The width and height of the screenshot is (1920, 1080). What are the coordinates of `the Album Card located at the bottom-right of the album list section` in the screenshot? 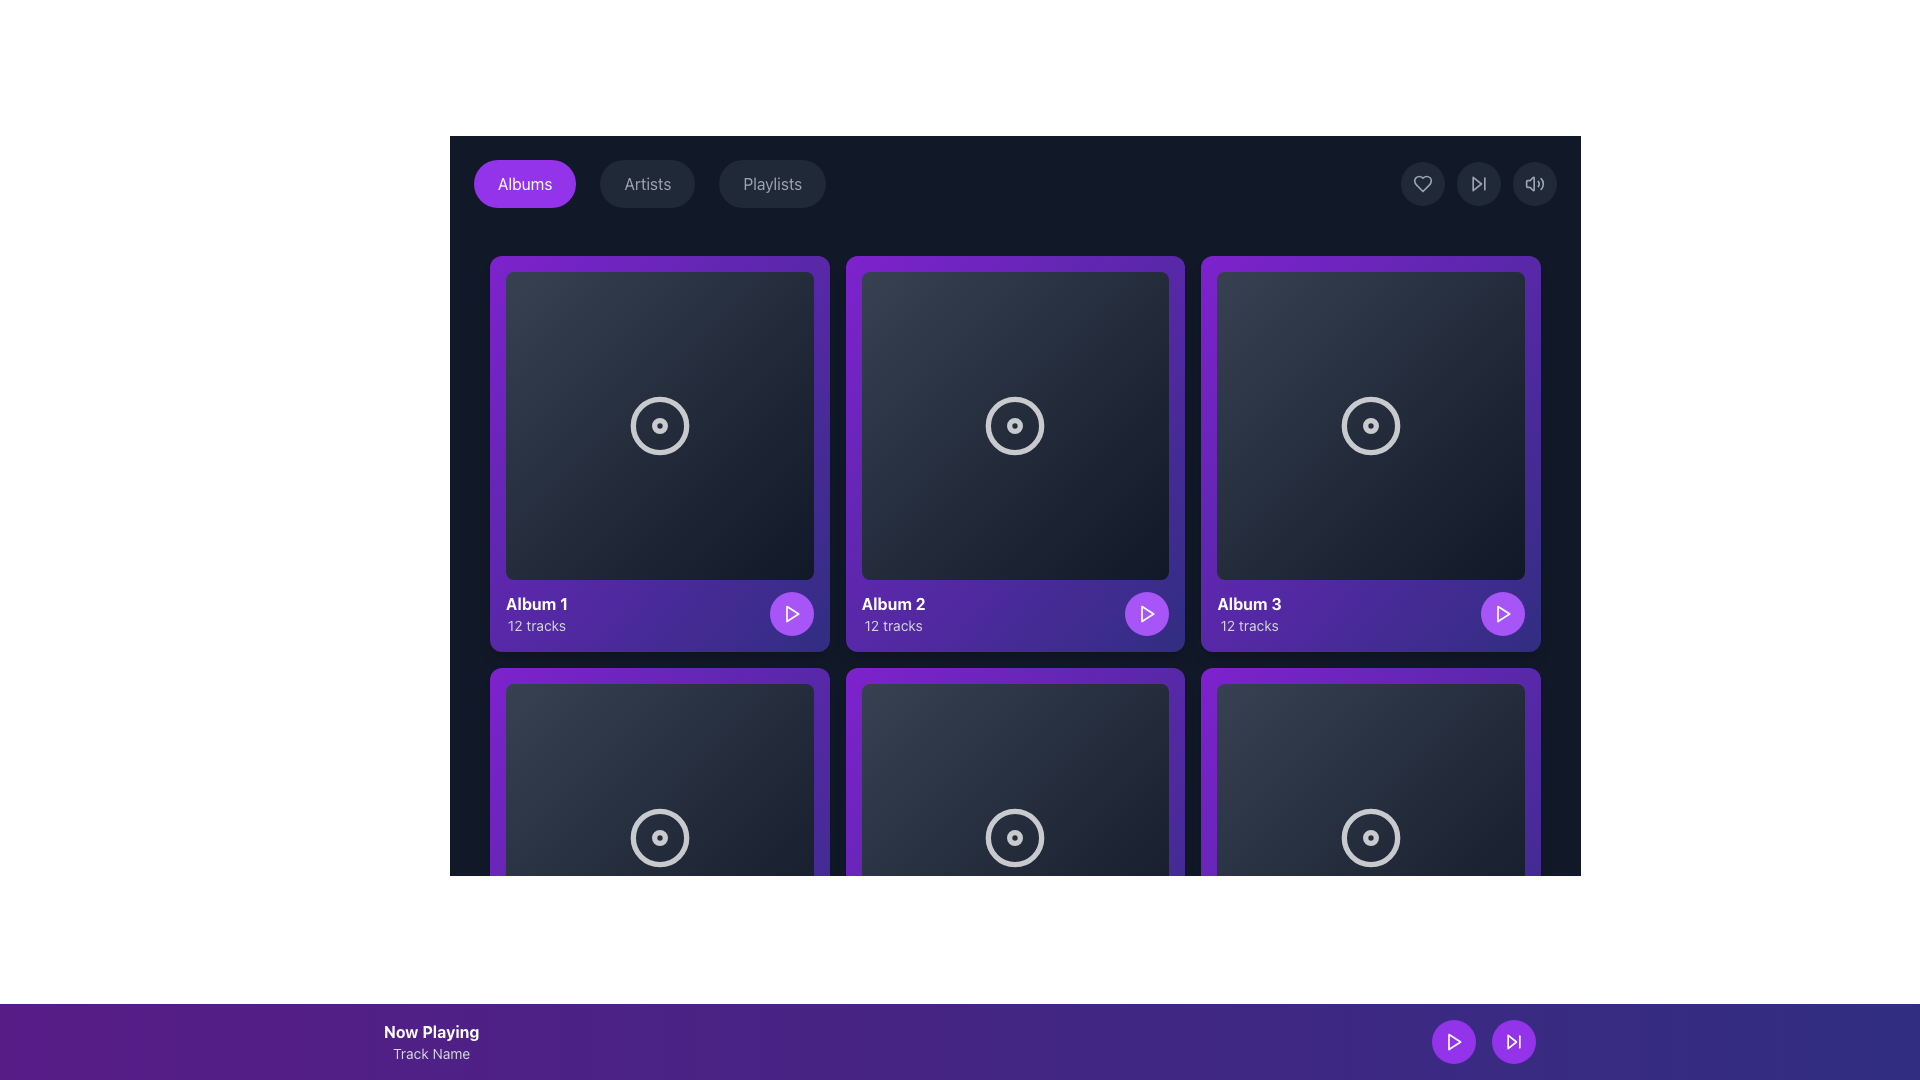 It's located at (1370, 864).